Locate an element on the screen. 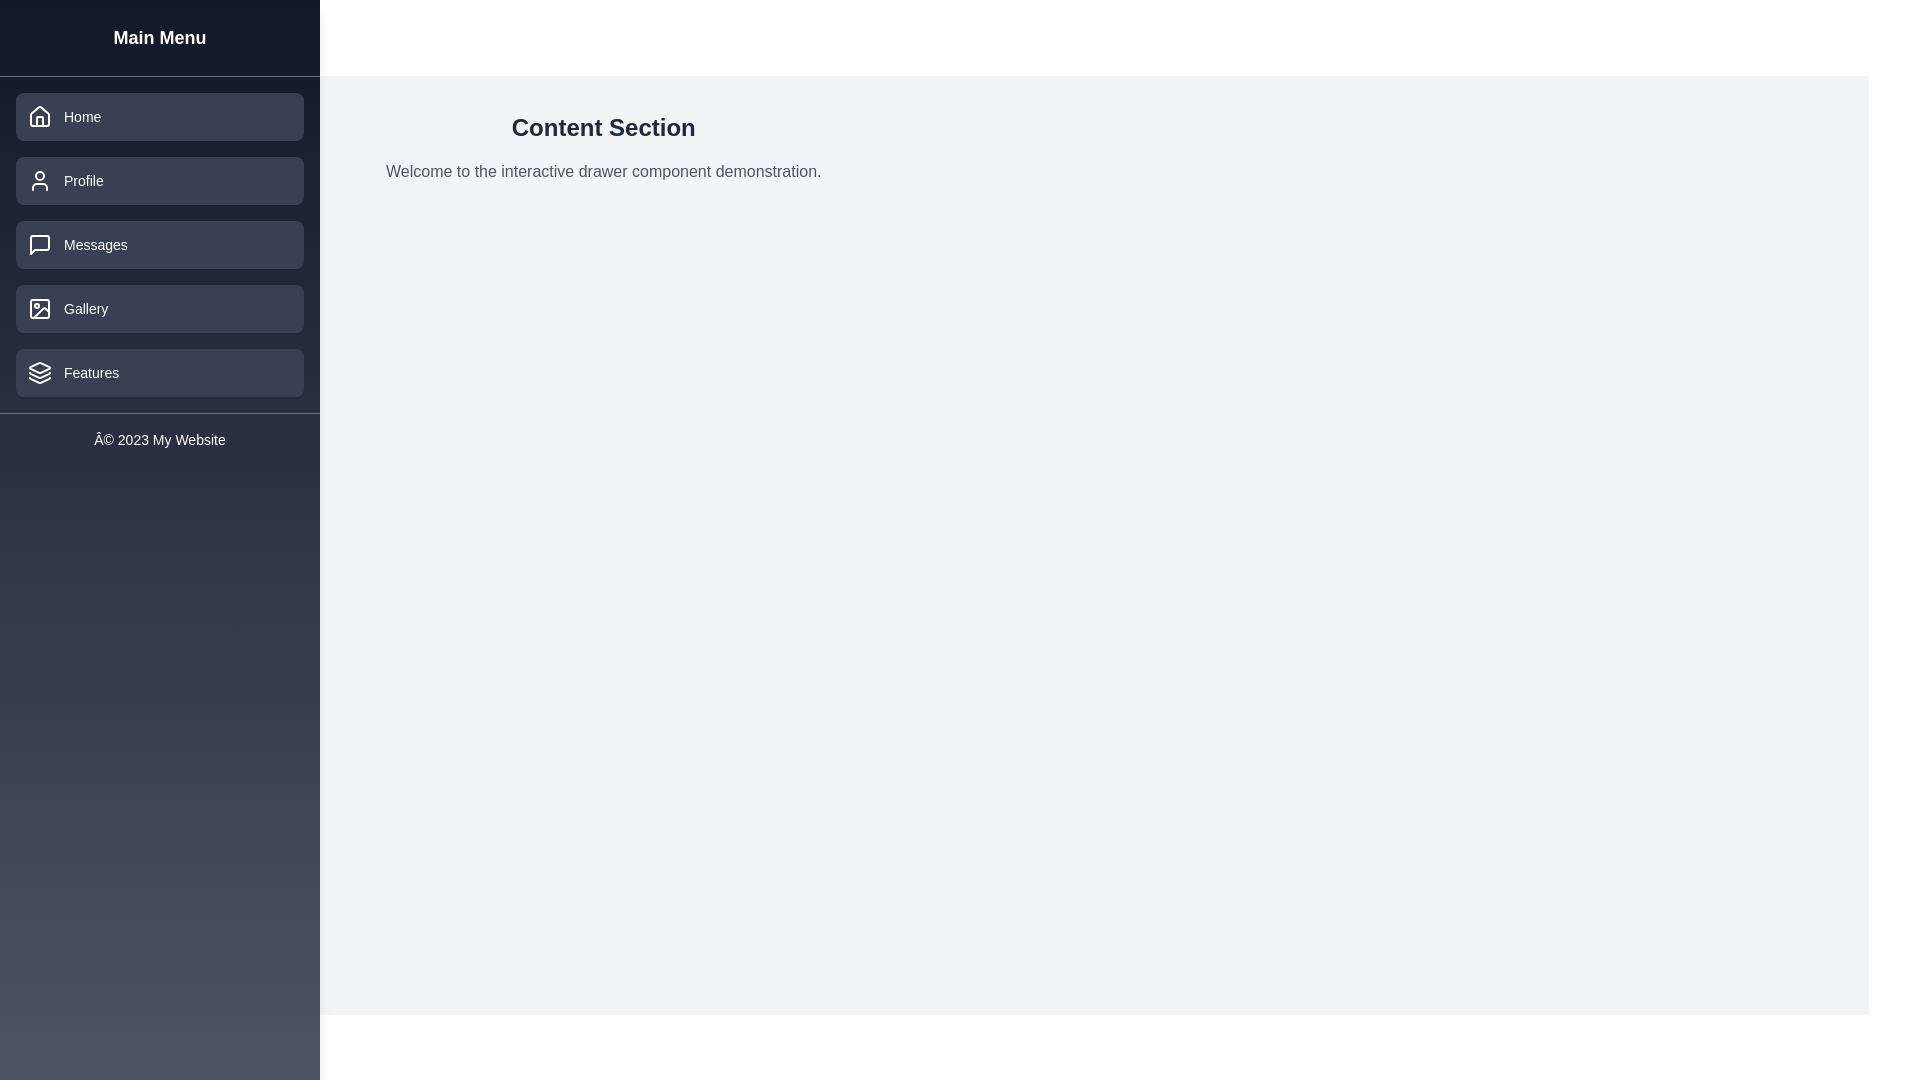  the profile icon, which resembles a person with a circular head and truncated body, outlined in white against a dark blue background, located within the second navigation button labeled 'Profile' in the left sidebar is located at coordinates (39, 181).